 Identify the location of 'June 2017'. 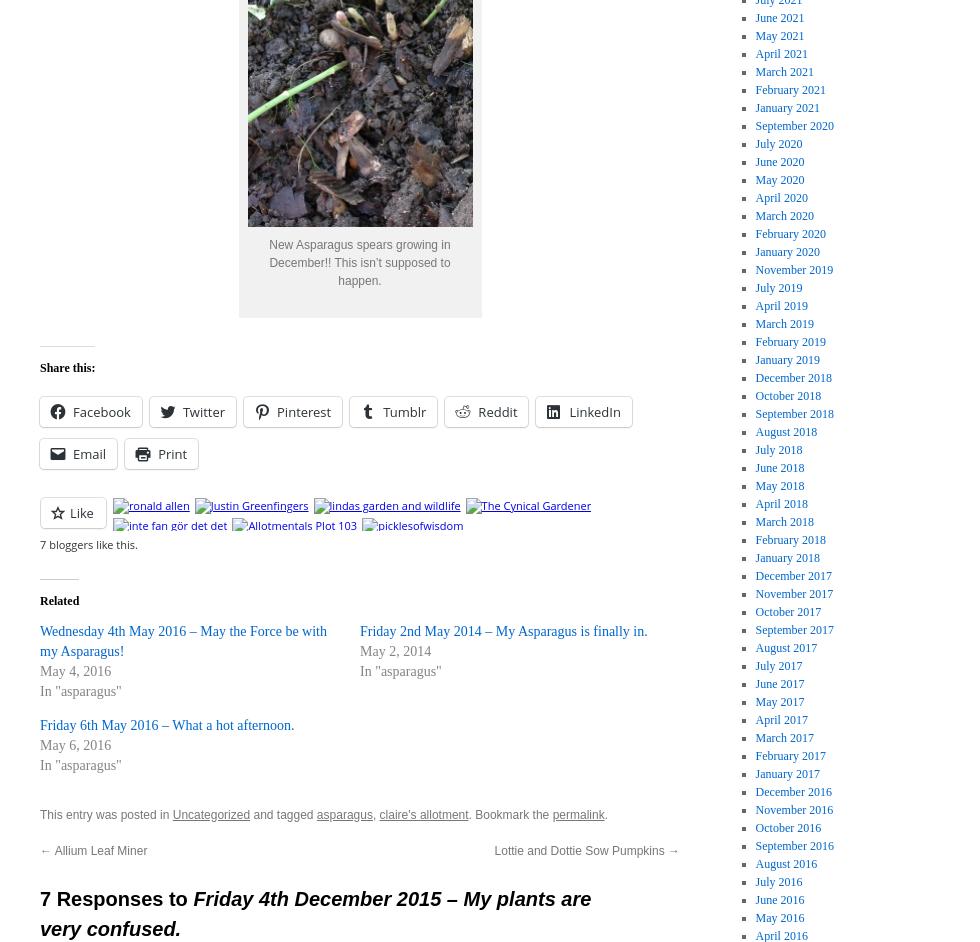
(779, 683).